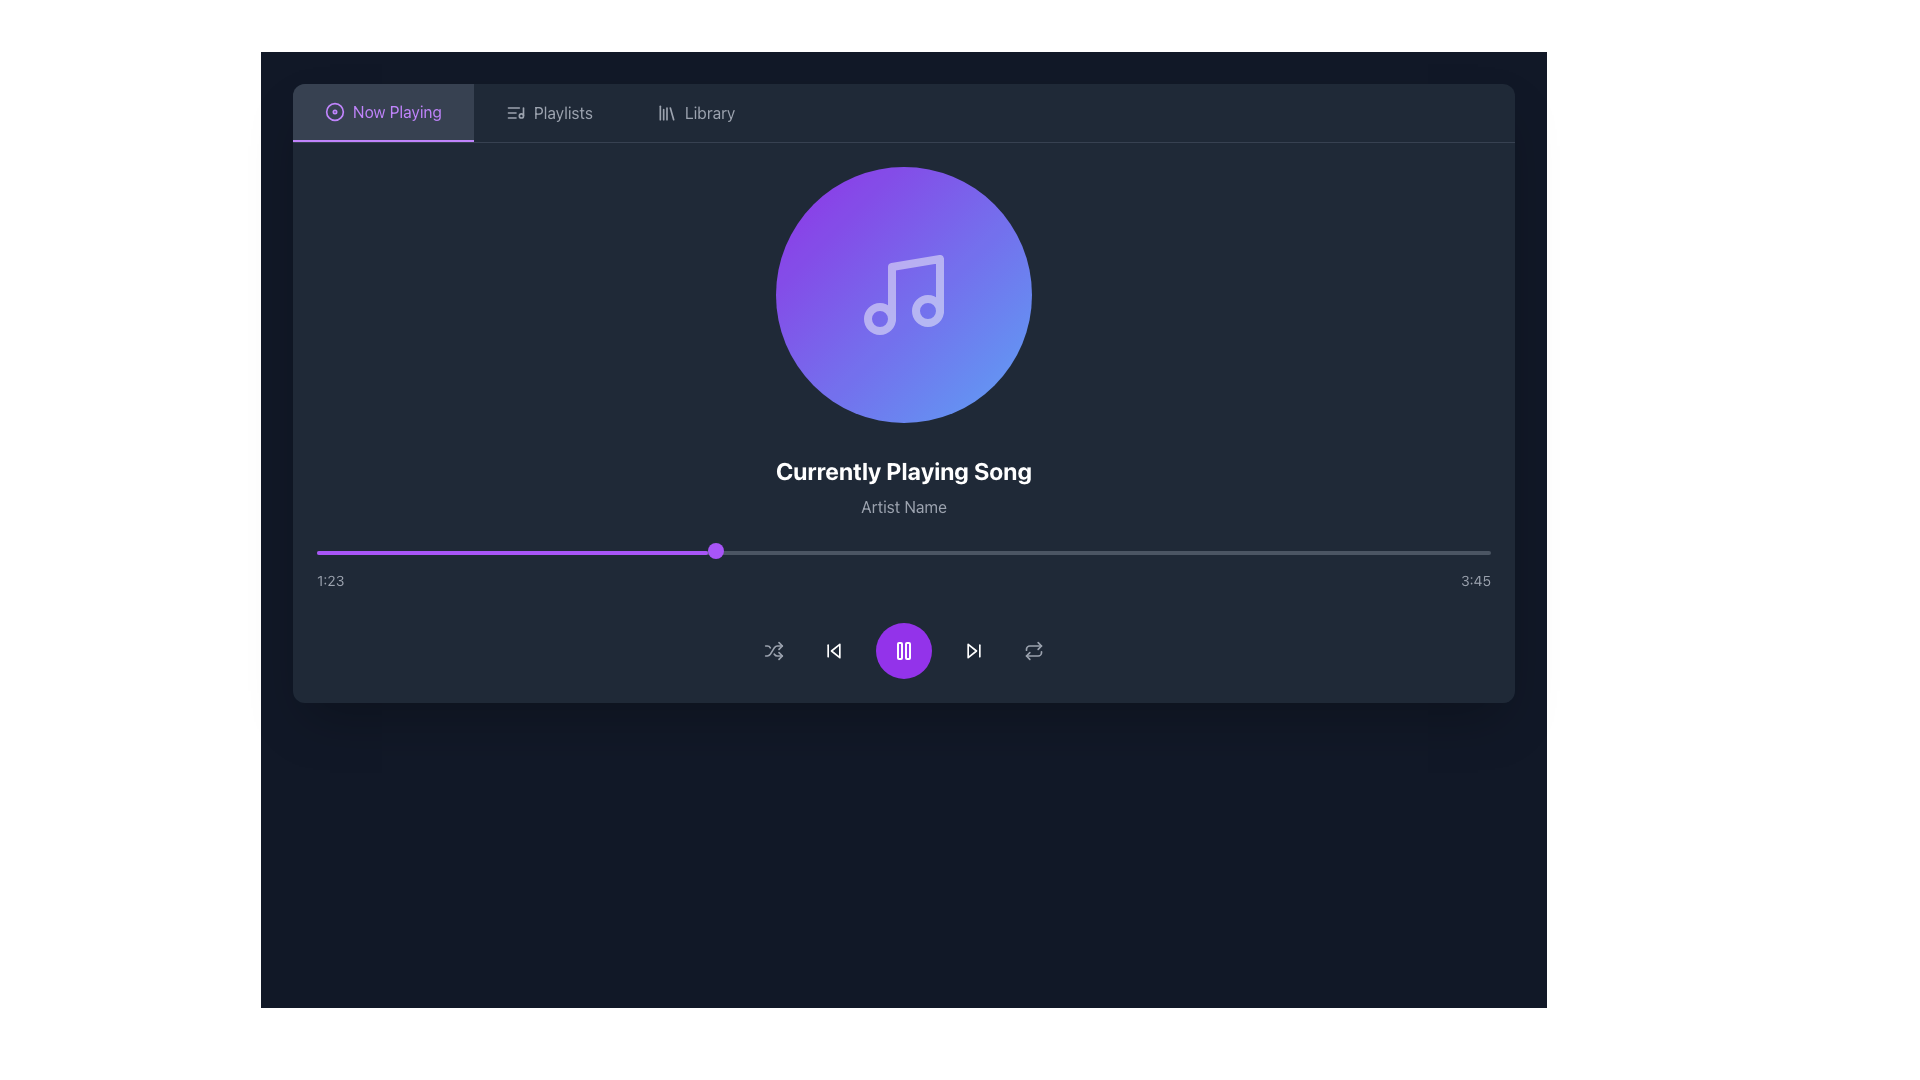  I want to click on the Interactive icon (skip back button) located below the audio progress bar and to the left of the central play button to skip back or restart the current track, so click(835, 651).